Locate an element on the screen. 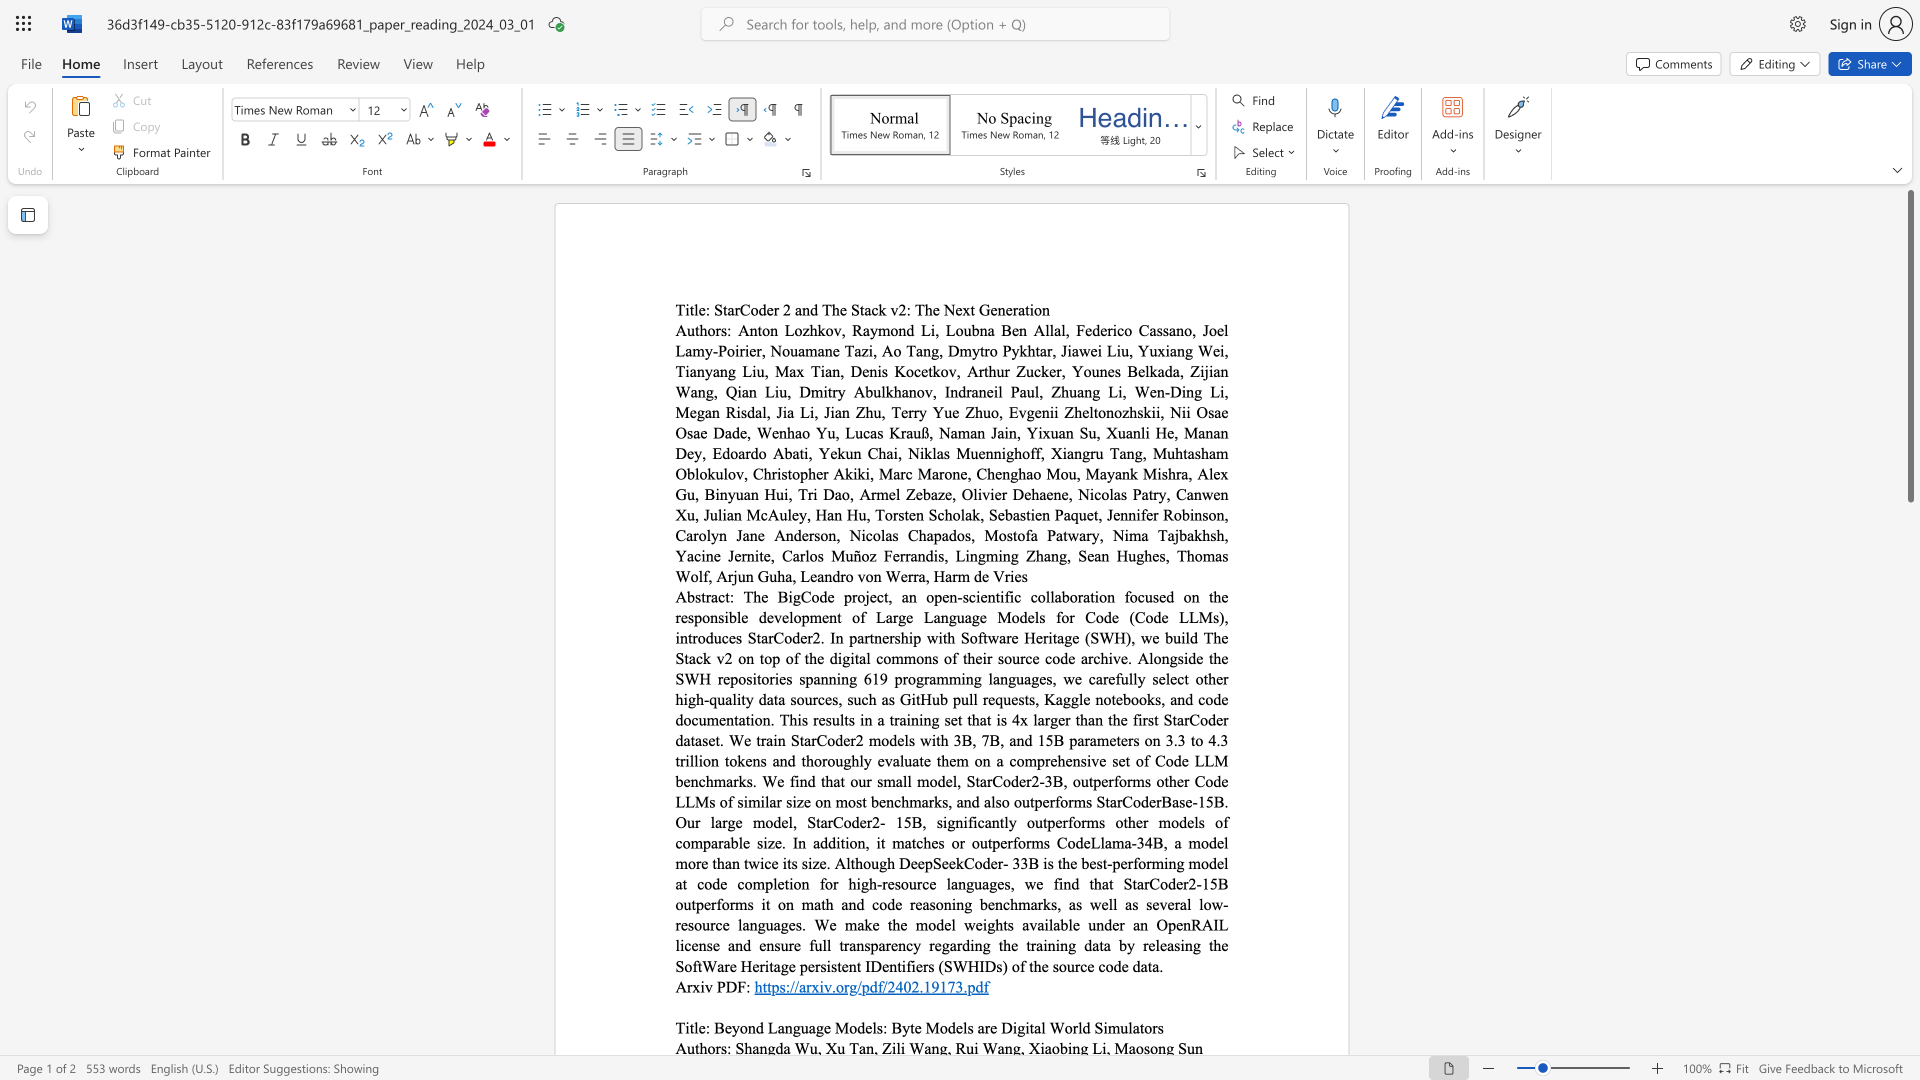  the subset text "https://arxiv.org/pdf/2402.191" within the text "https://arxiv.org/pdf/2402.19173.pdf" is located at coordinates (753, 985).